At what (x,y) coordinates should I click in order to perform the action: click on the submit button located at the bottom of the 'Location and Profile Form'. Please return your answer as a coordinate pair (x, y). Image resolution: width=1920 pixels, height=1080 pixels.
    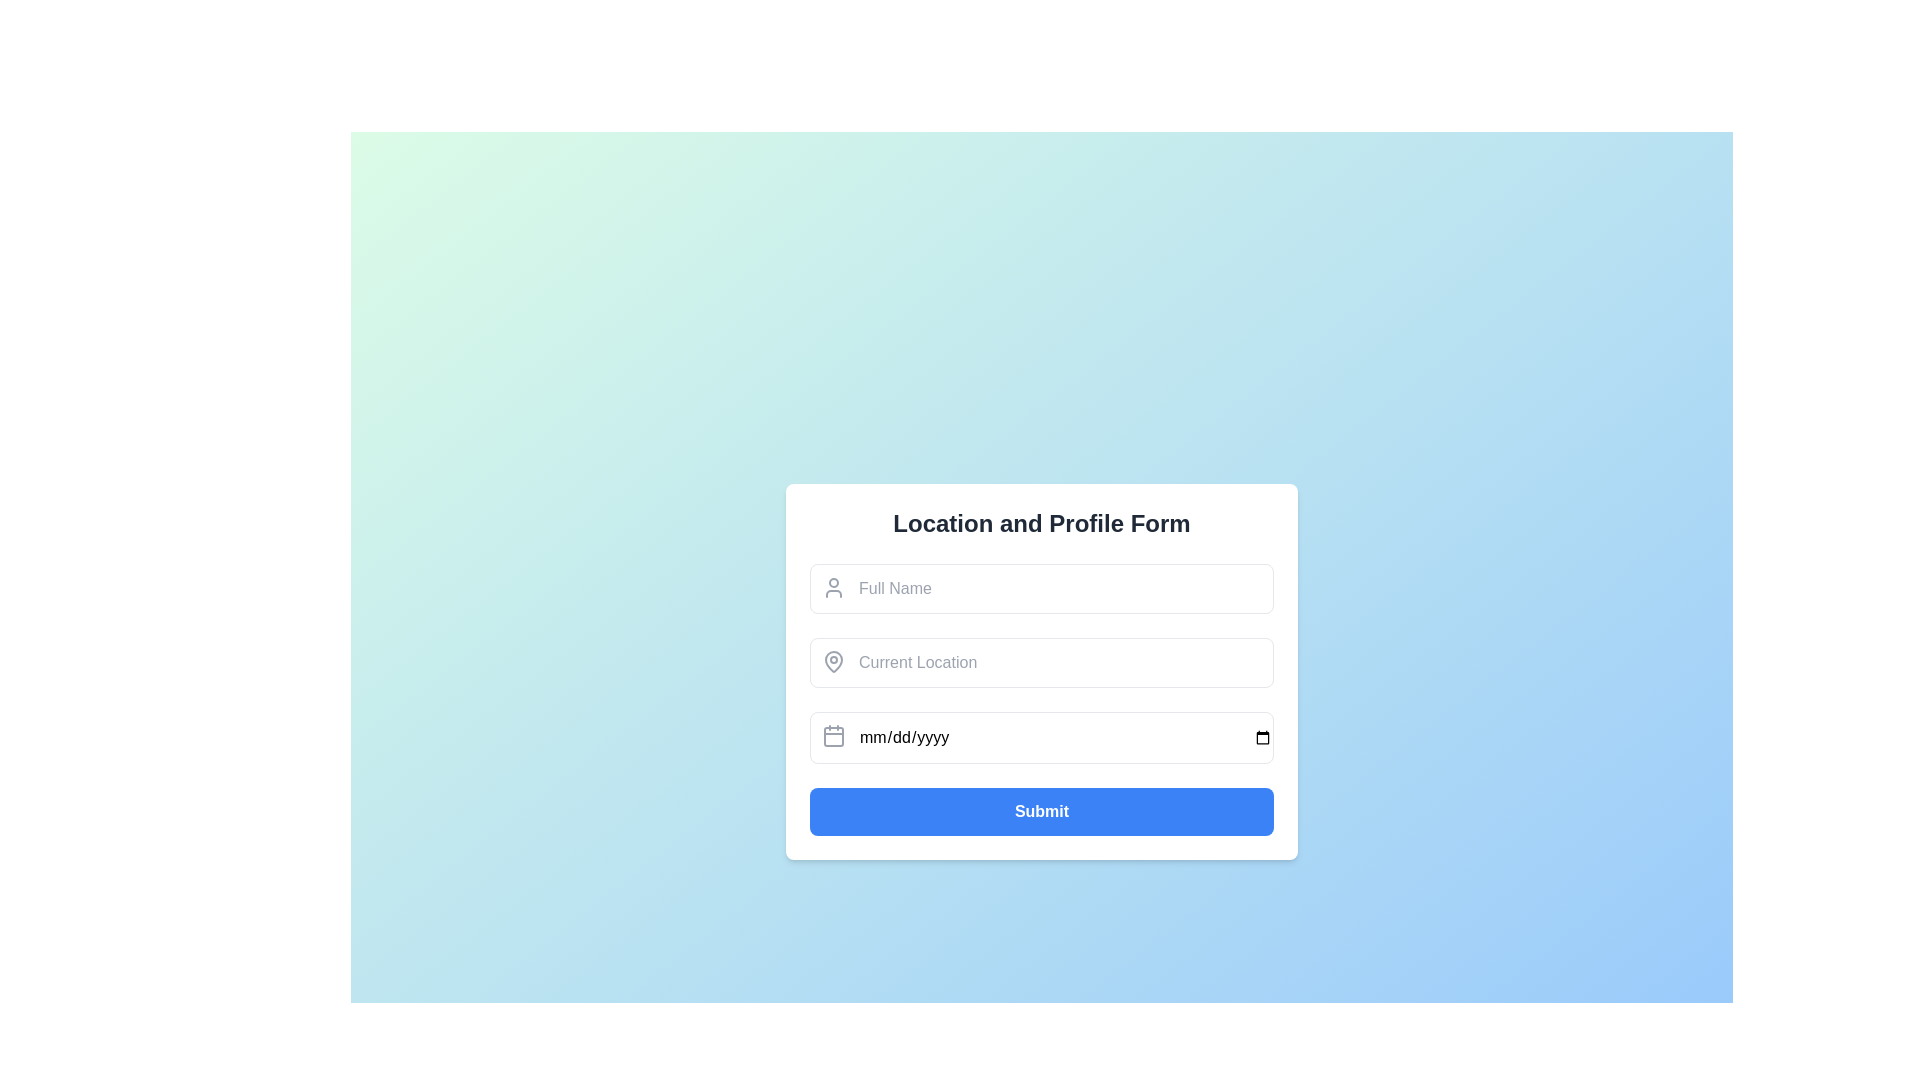
    Looking at the image, I should click on (1040, 812).